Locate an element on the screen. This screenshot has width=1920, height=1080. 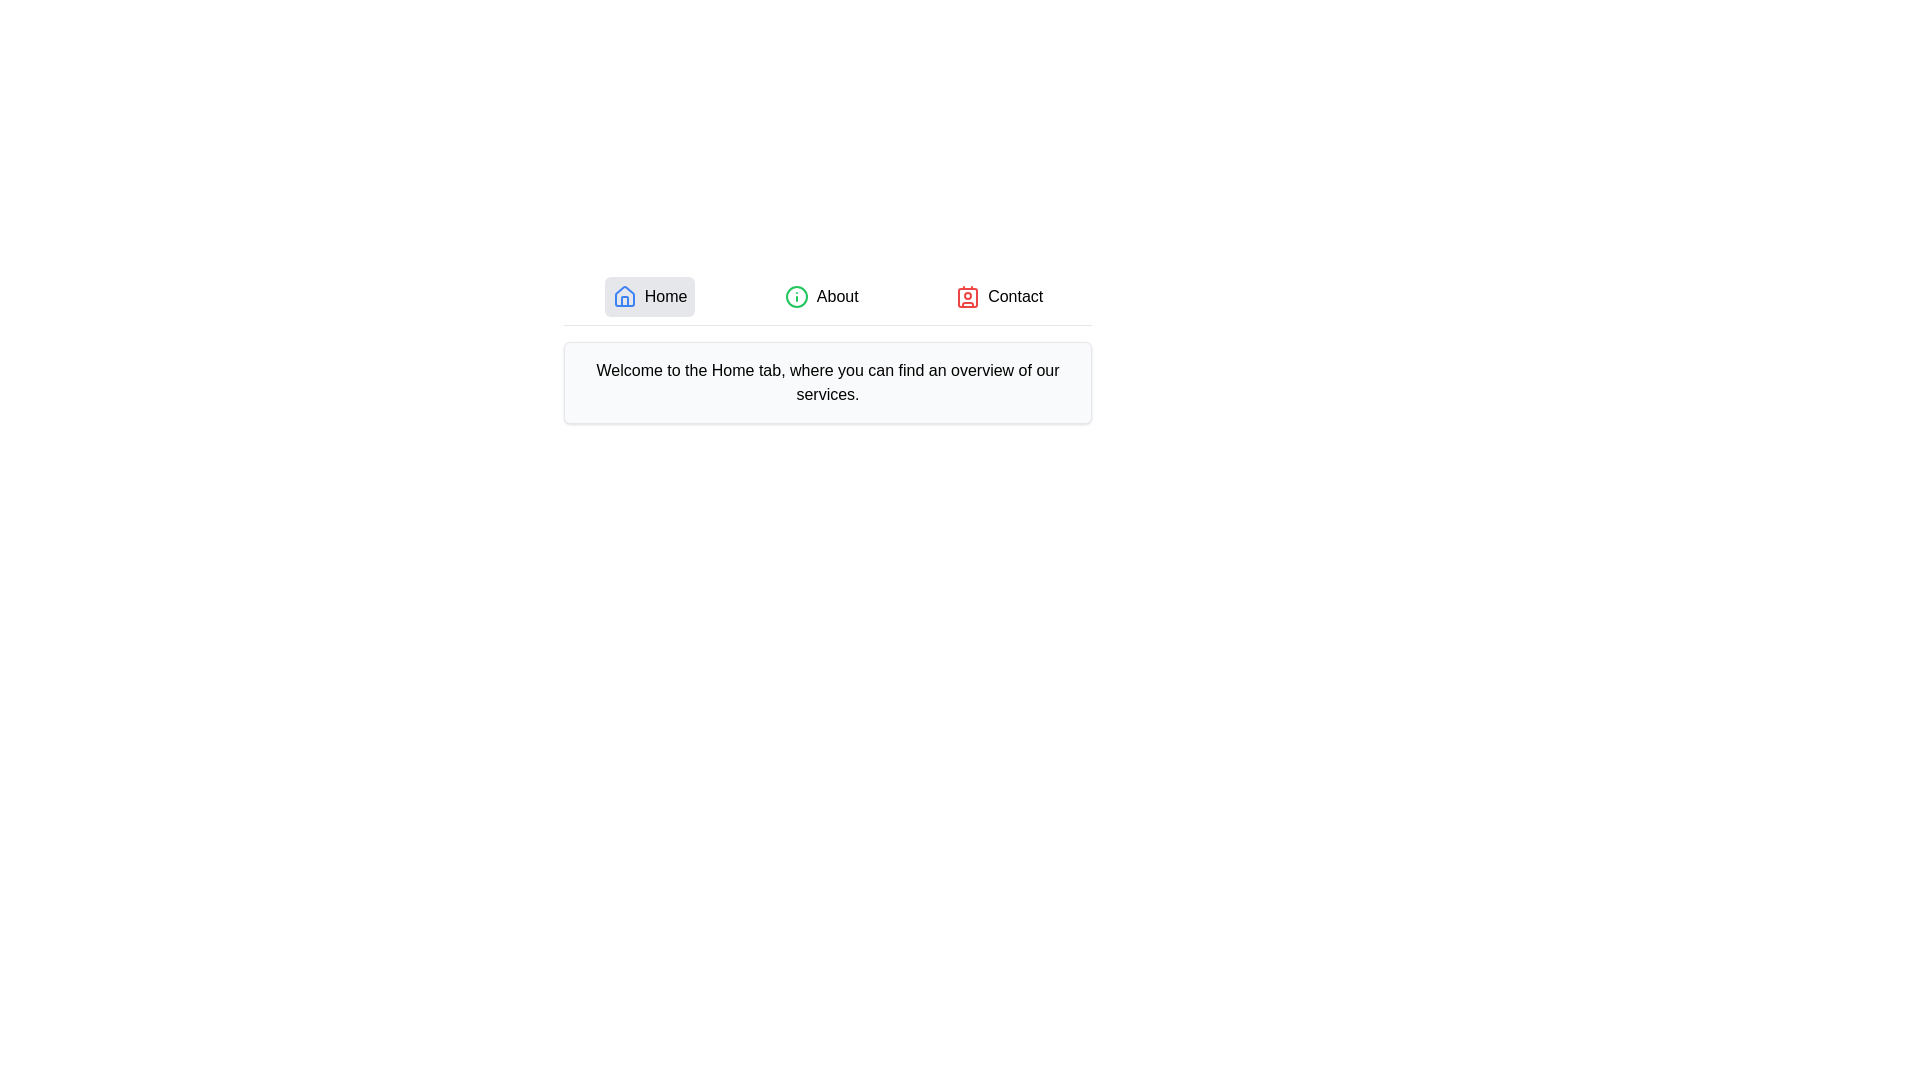
the About tab to view its content is located at coordinates (821, 297).